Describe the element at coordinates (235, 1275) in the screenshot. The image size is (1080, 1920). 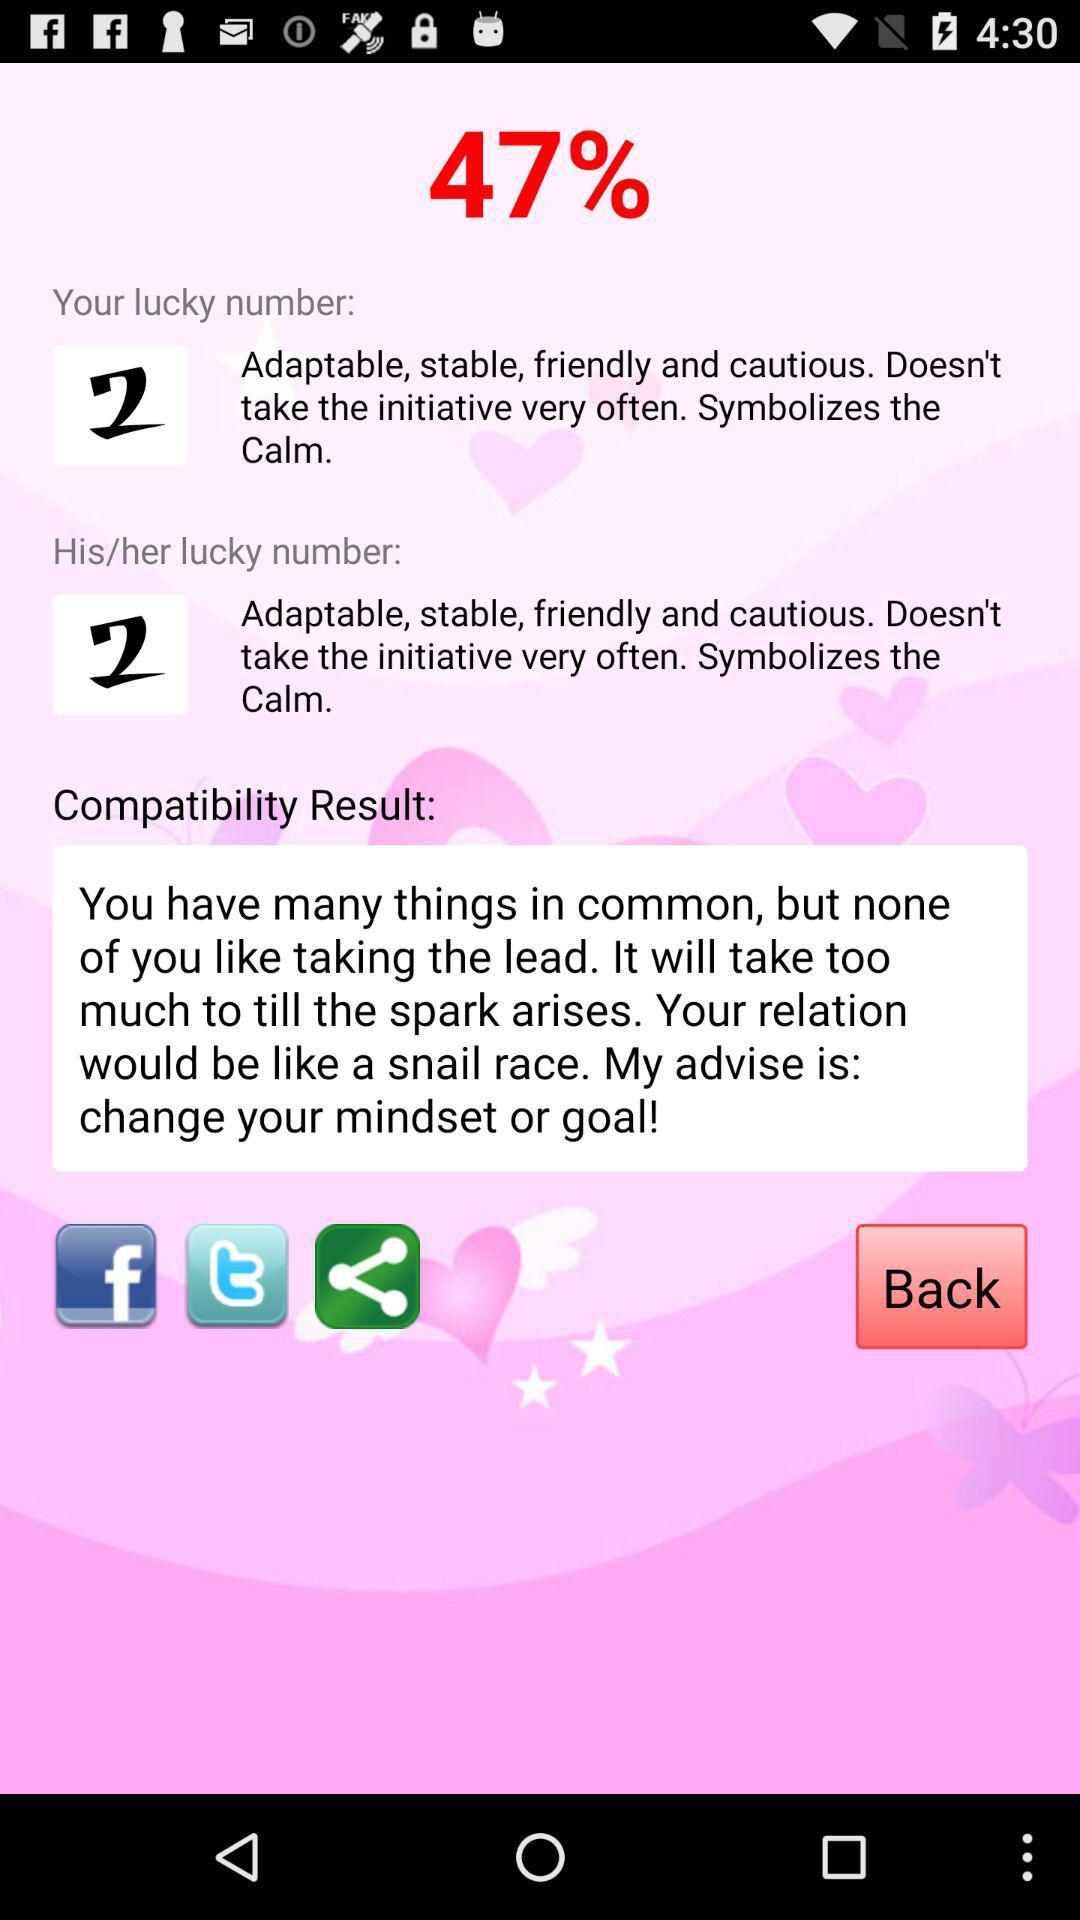
I see `twitter page` at that location.